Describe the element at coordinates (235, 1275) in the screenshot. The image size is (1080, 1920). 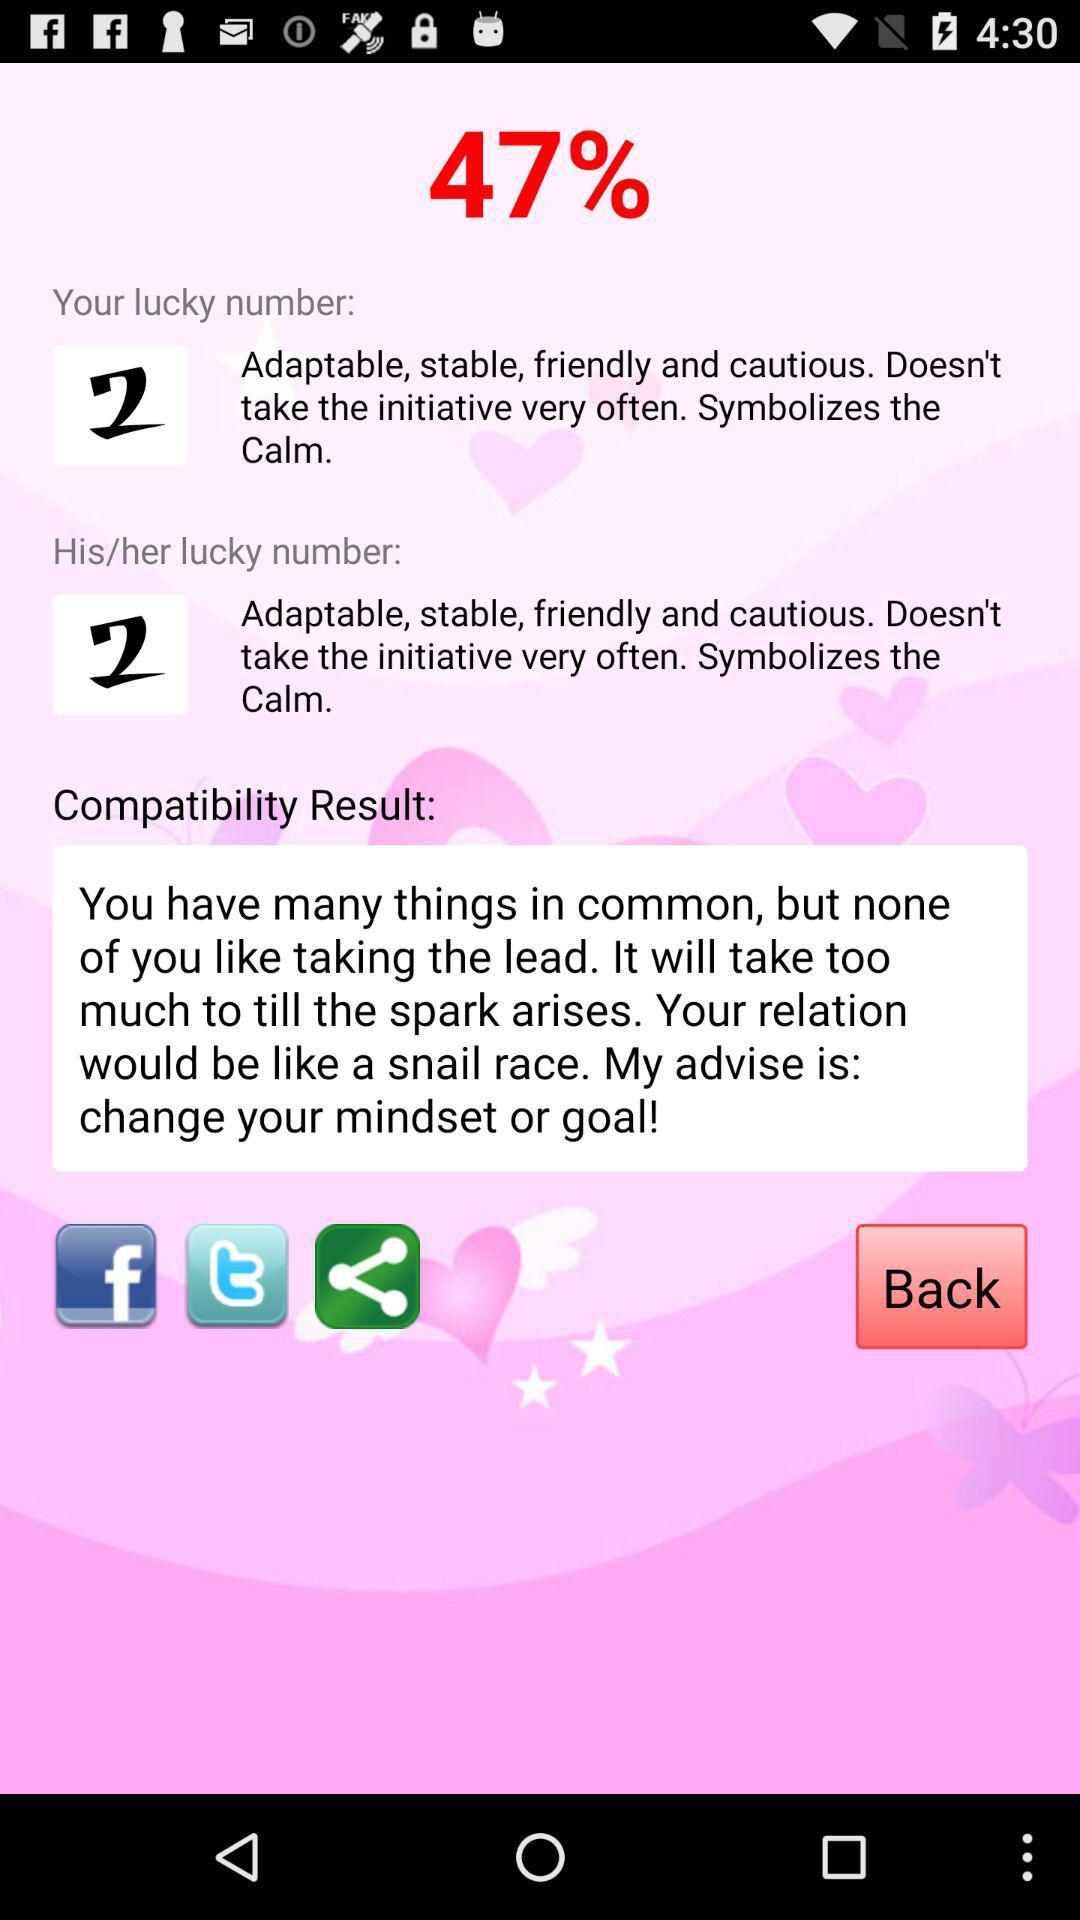
I see `twitter page` at that location.